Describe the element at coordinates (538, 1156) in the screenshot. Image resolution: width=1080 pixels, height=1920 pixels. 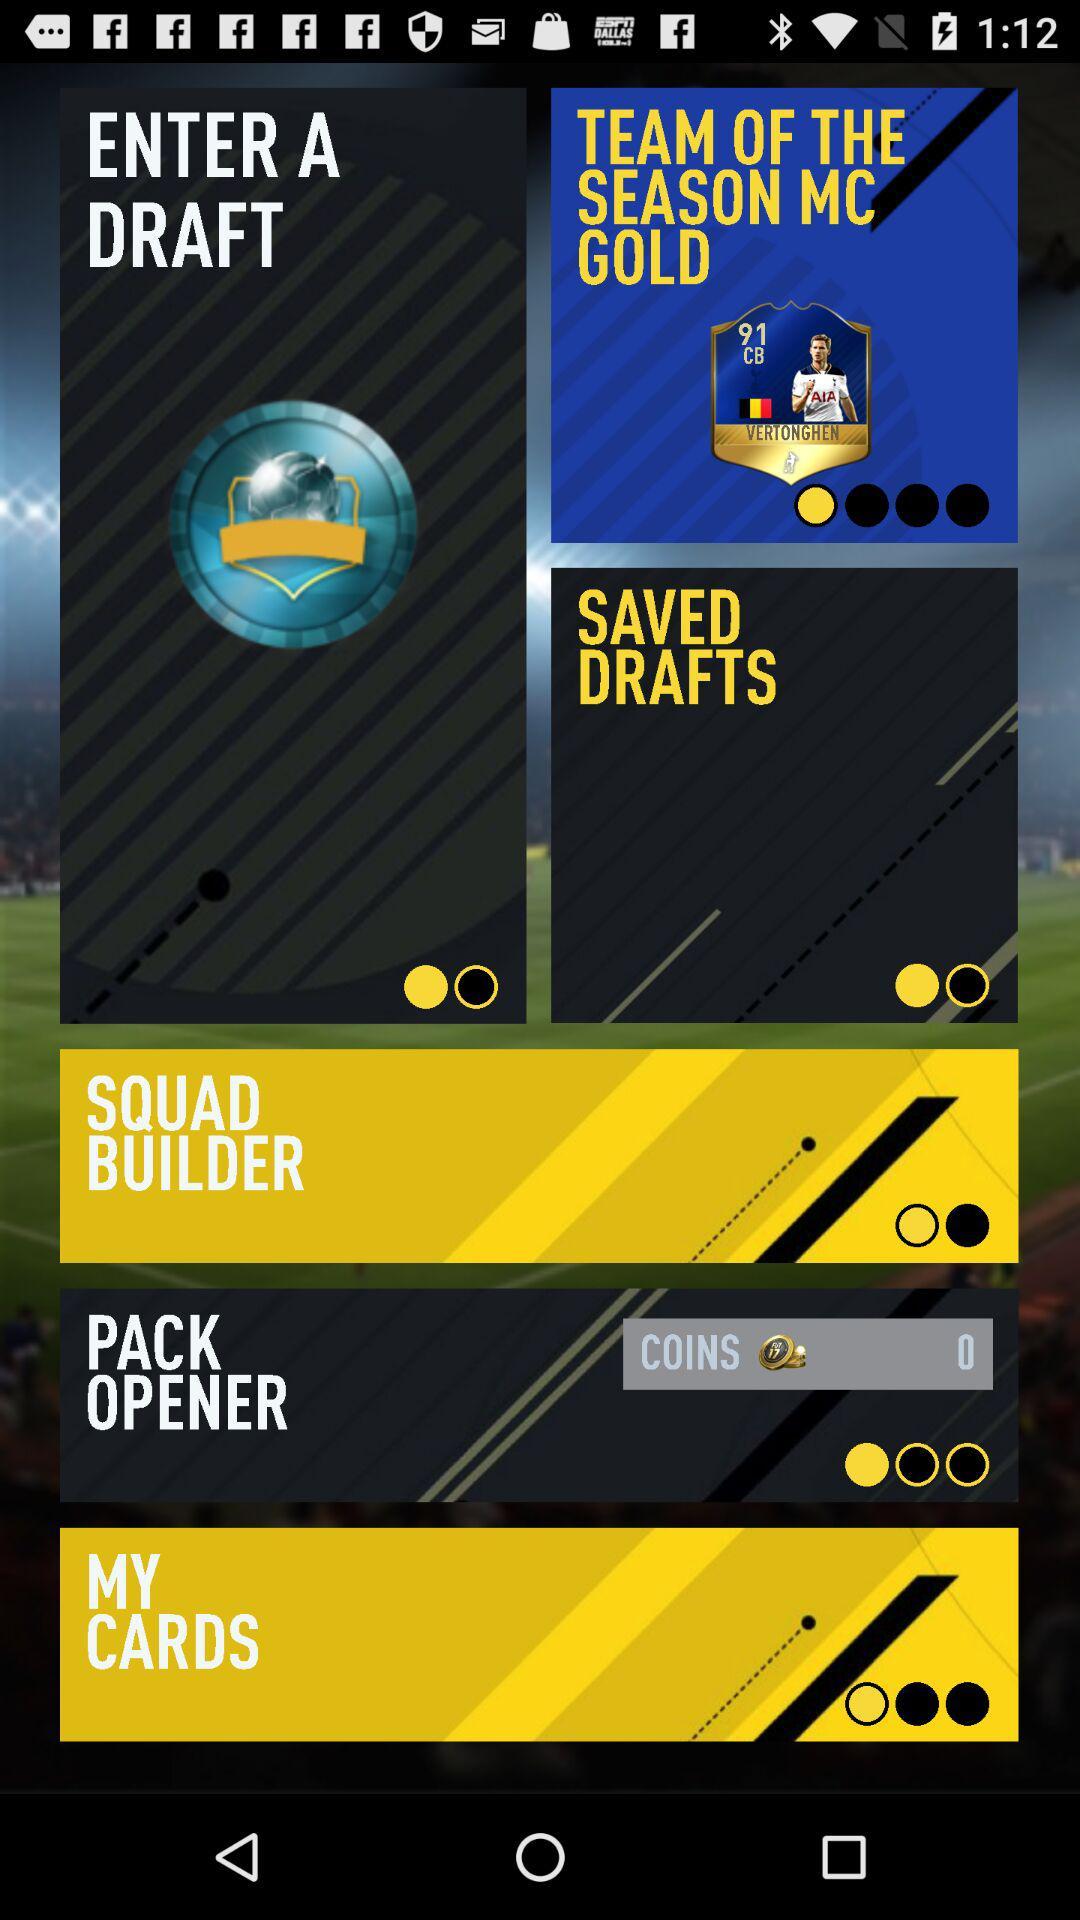
I see `click the button in squad builder` at that location.